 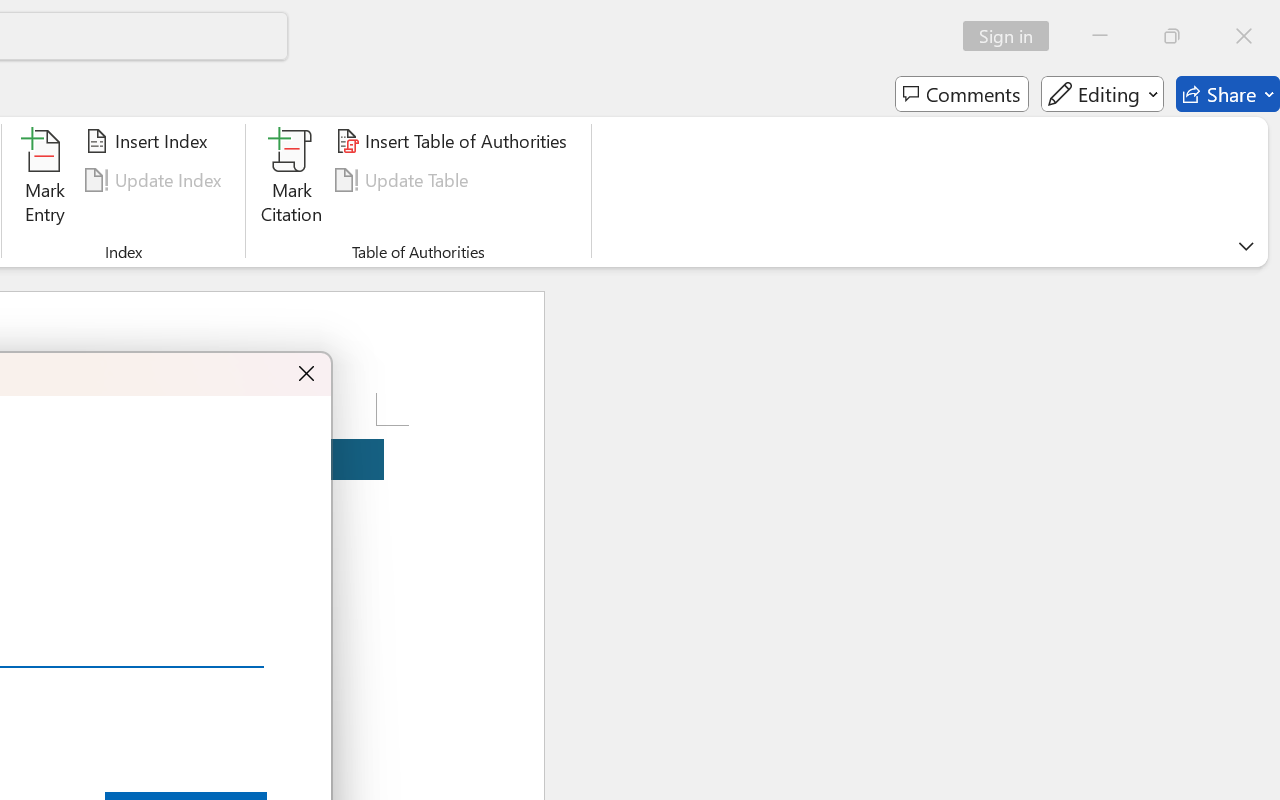 I want to click on 'Mark Entry...', so click(x=44, y=179).